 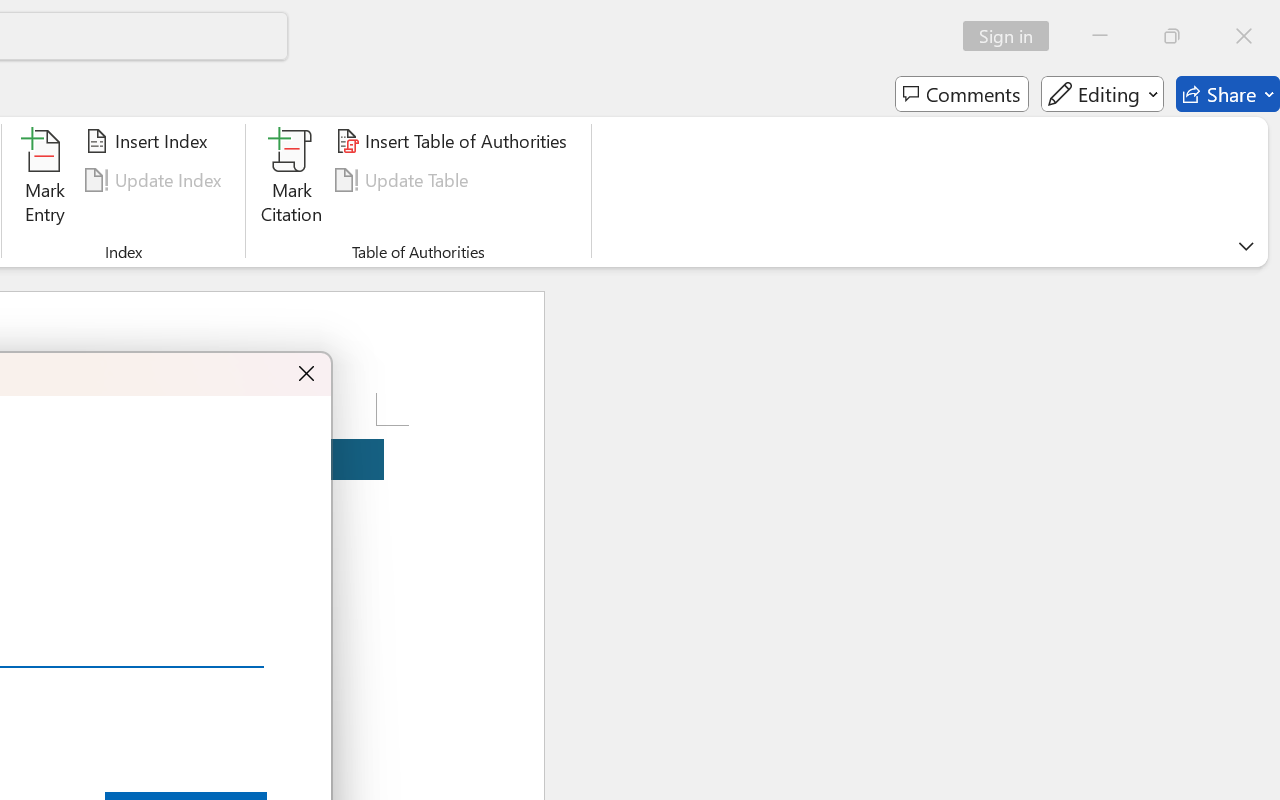 I want to click on 'Mark Entry...', so click(x=44, y=179).